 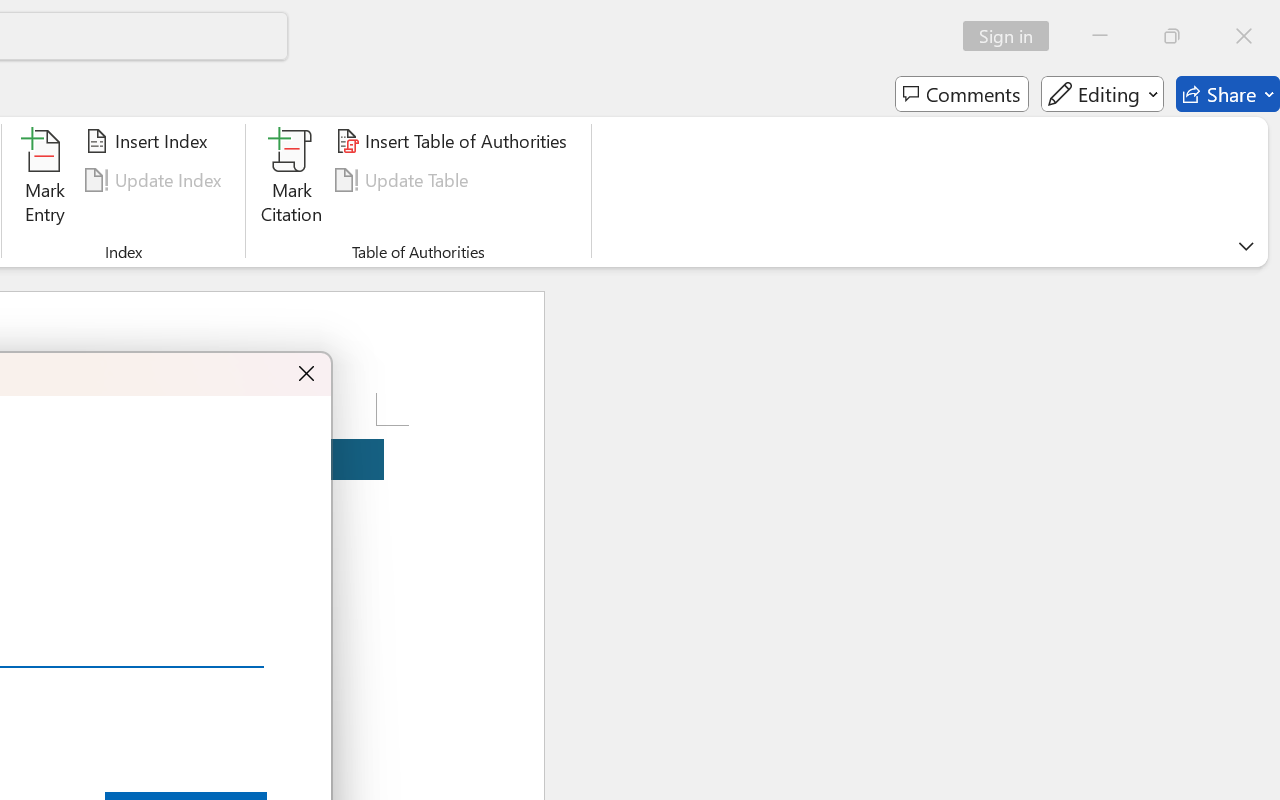 I want to click on 'Mark Entry...', so click(x=44, y=179).